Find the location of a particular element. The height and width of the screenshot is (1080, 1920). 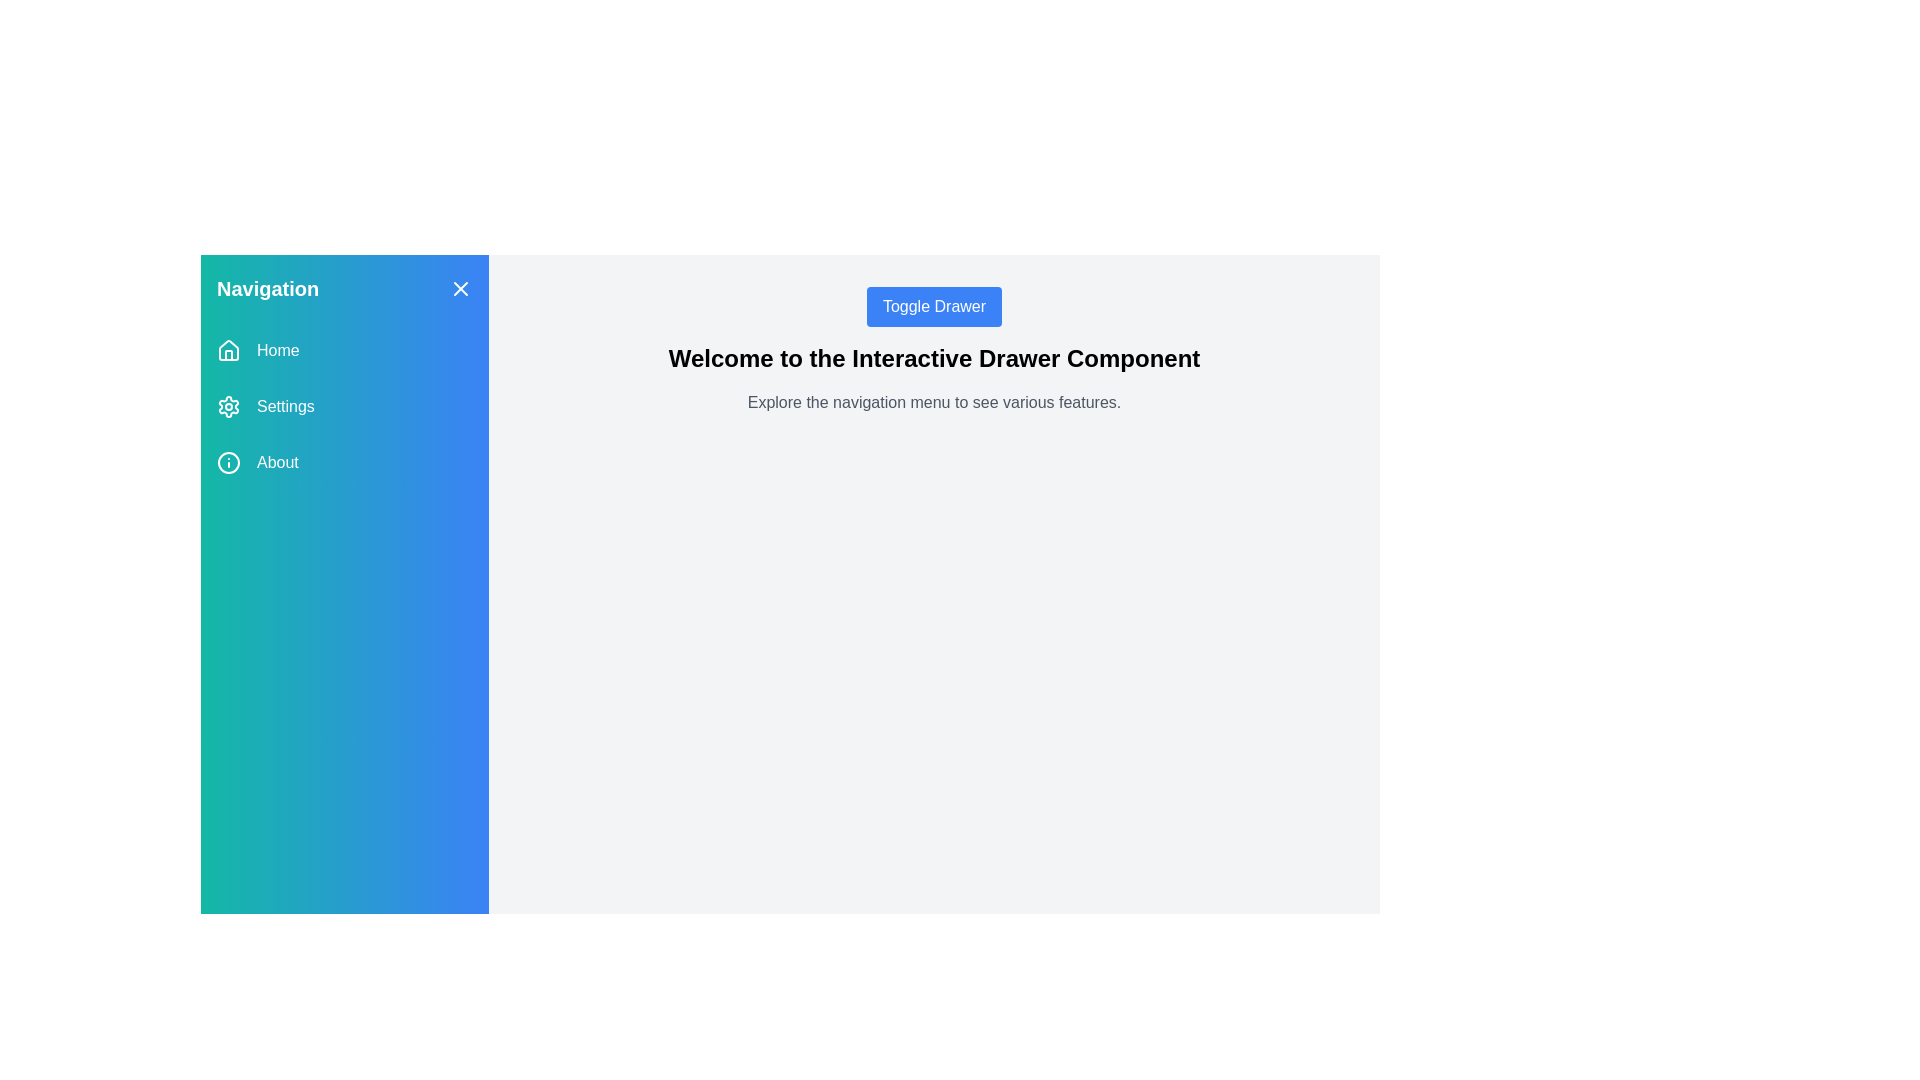

the navigation item Home to navigate to the corresponding section is located at coordinates (345, 350).